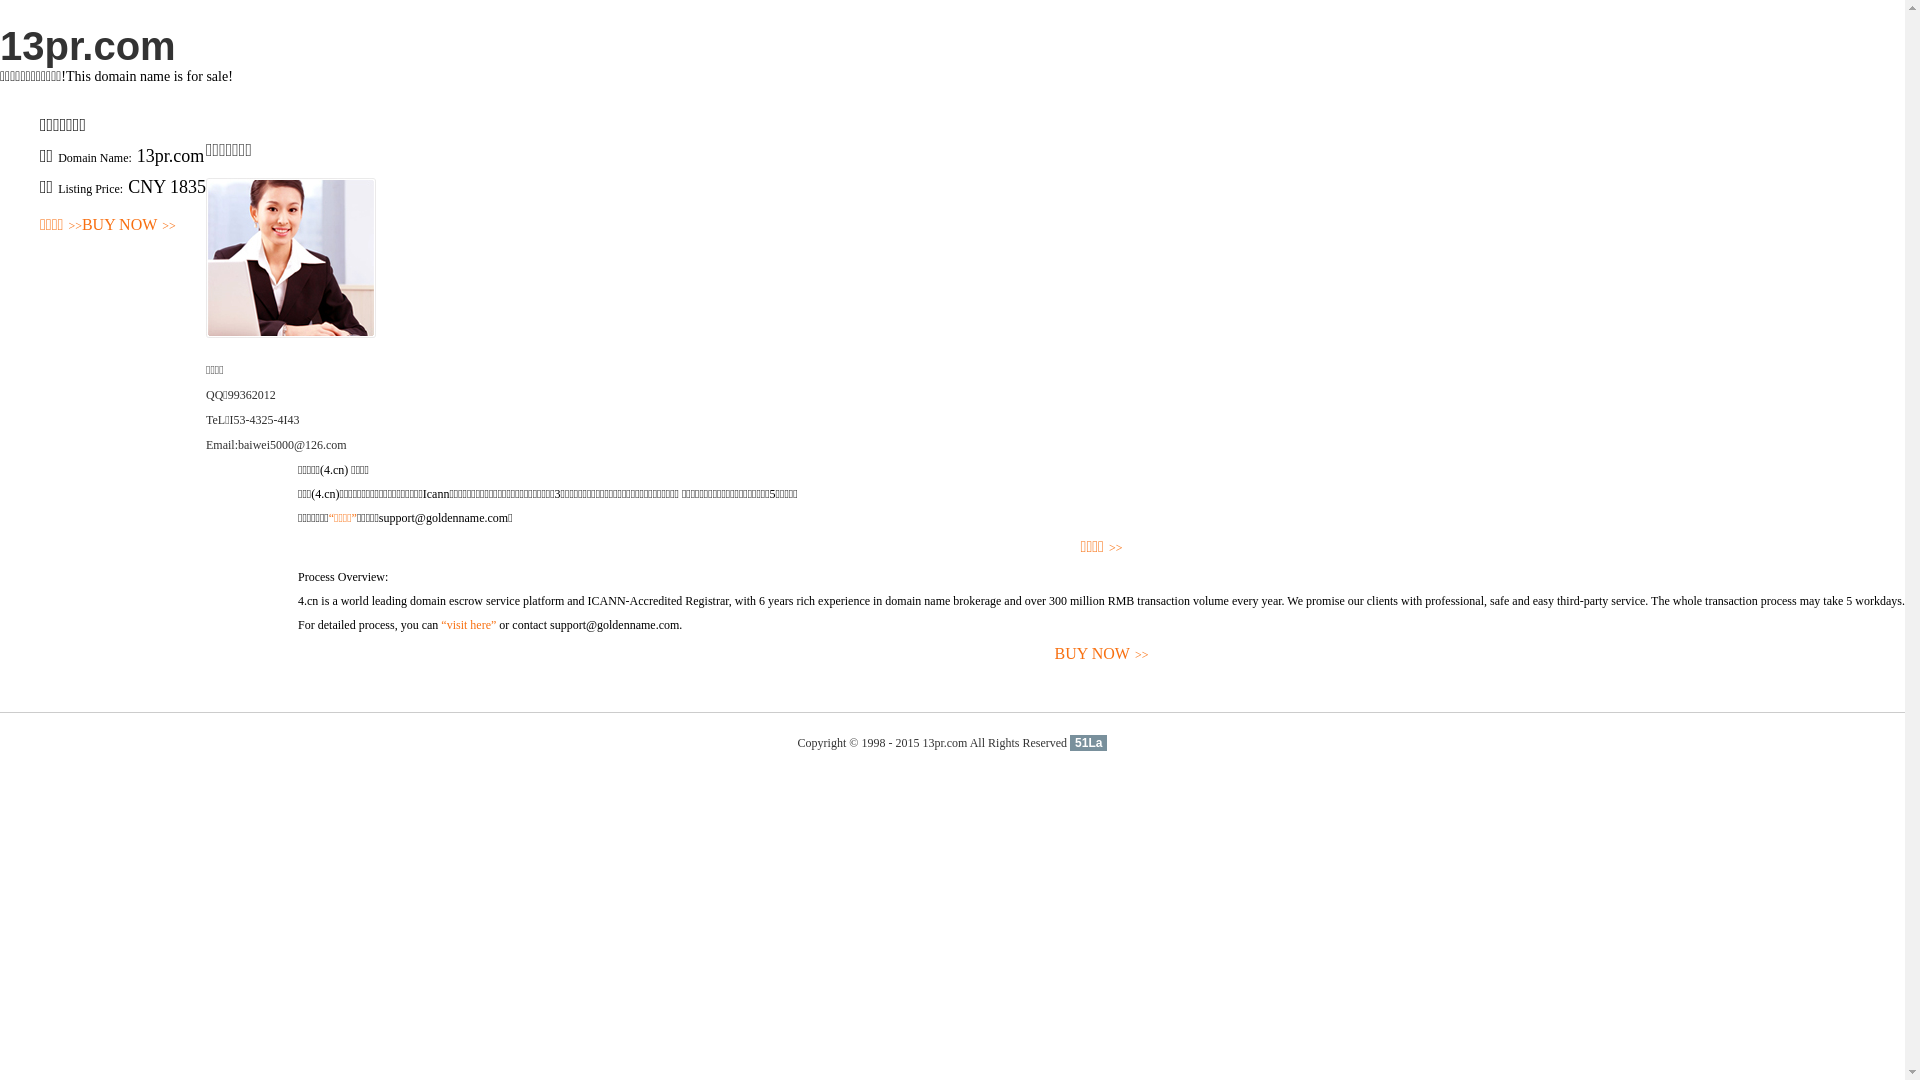 The height and width of the screenshot is (1080, 1920). What do you see at coordinates (128, 225) in the screenshot?
I see `'BUY NOW>>'` at bounding box center [128, 225].